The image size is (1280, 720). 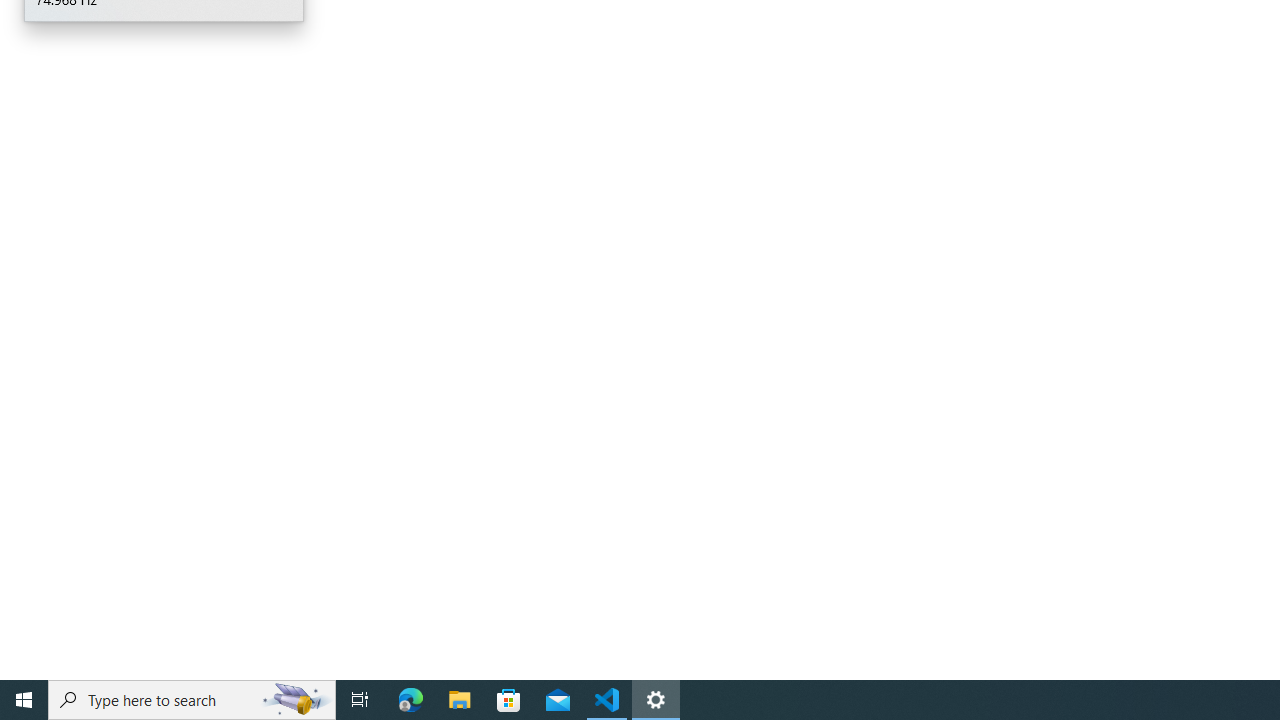 What do you see at coordinates (459, 698) in the screenshot?
I see `'File Explorer'` at bounding box center [459, 698].